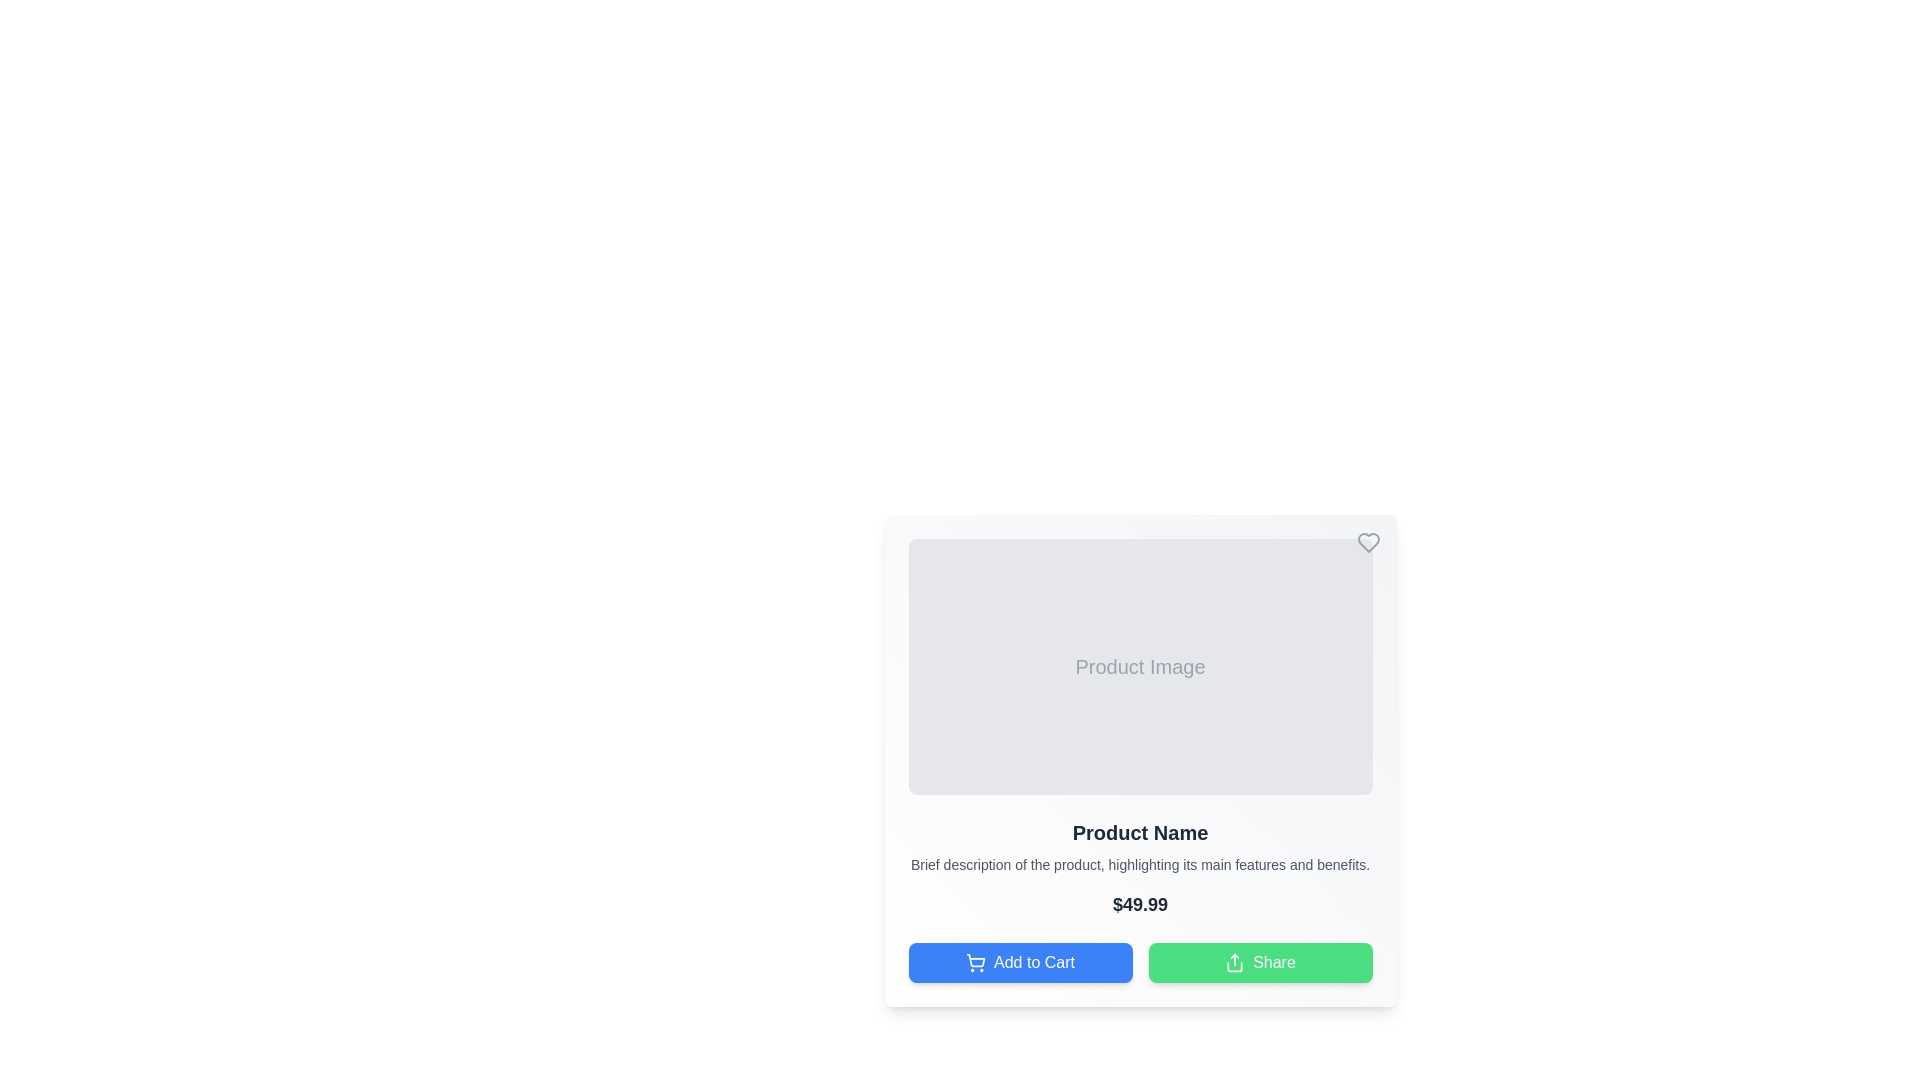 This screenshot has height=1080, width=1920. What do you see at coordinates (1367, 543) in the screenshot?
I see `the heart outline icon button located at the top-right corner of the product card to trigger a visual feedback animation` at bounding box center [1367, 543].